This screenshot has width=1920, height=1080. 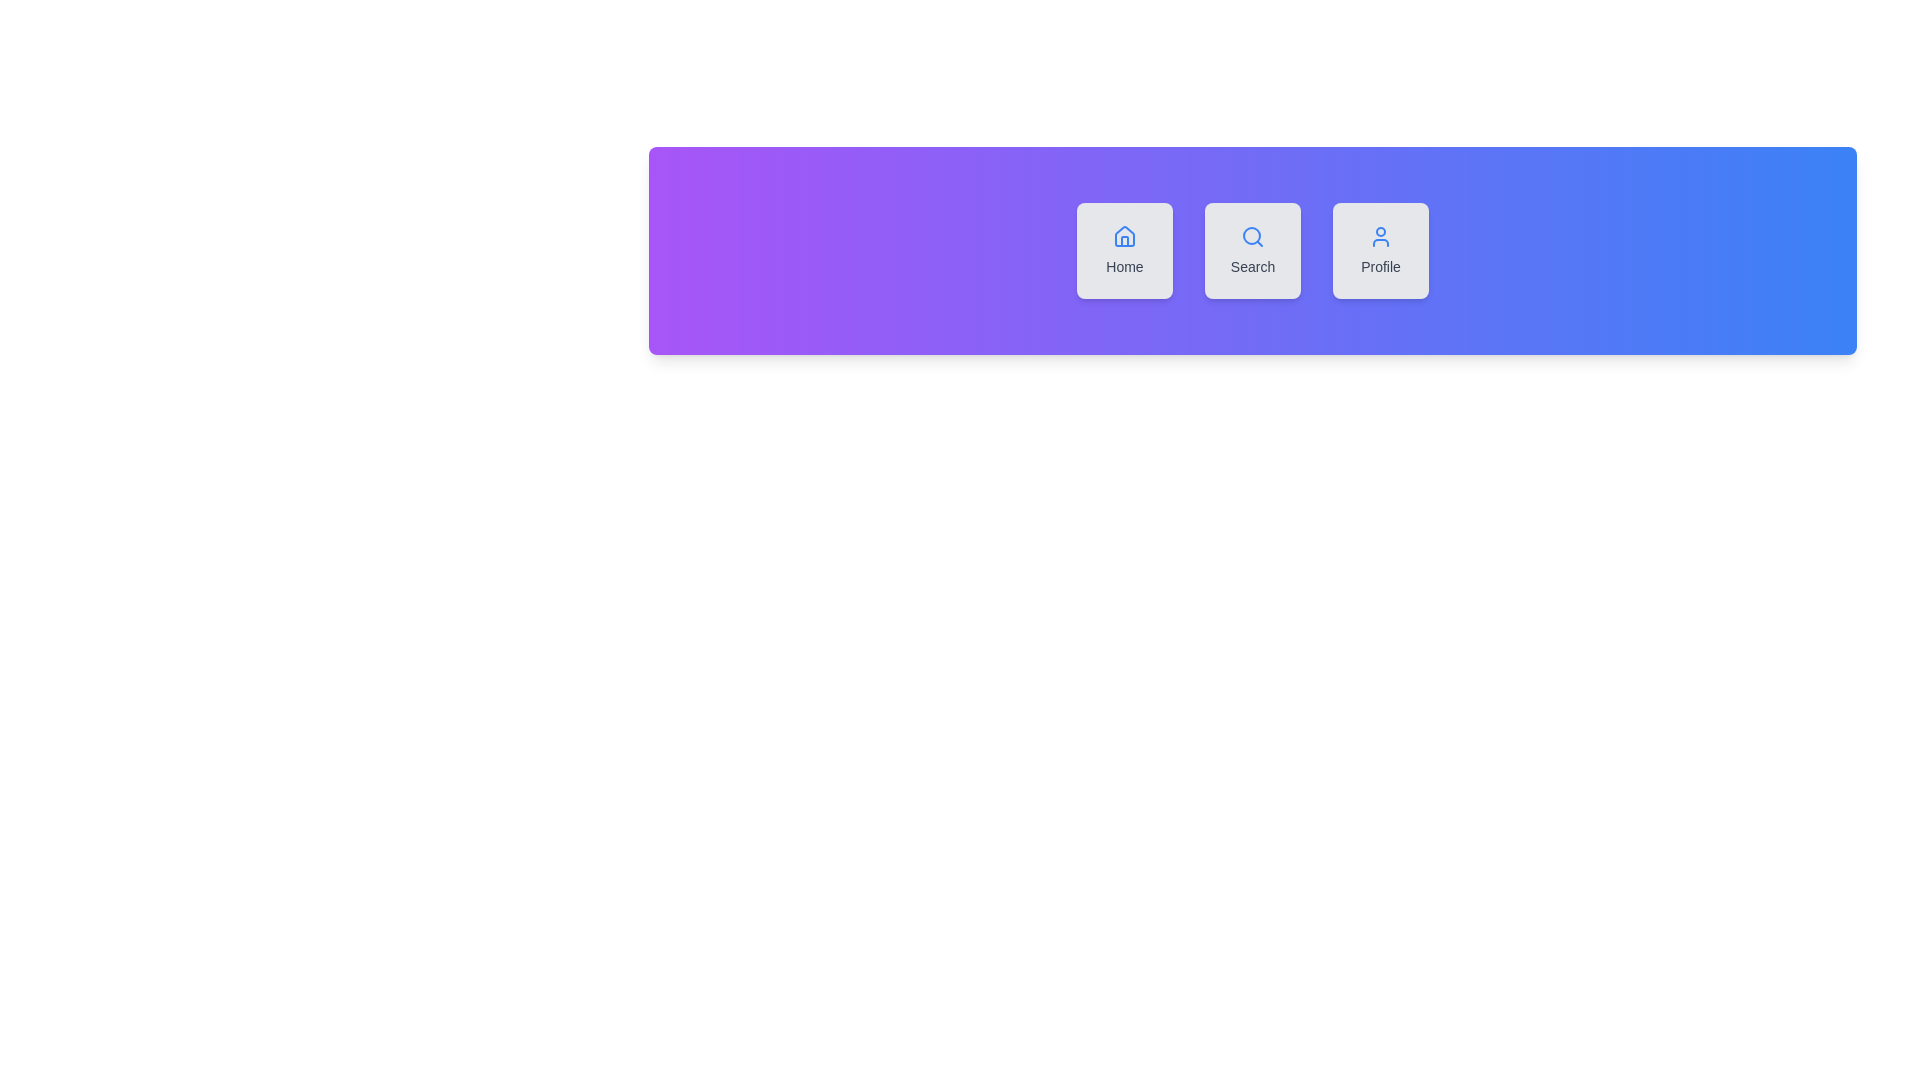 I want to click on the blue house icon located at the top center of the 'Home' card, which is prominently placed above the text description 'Home', so click(x=1124, y=235).